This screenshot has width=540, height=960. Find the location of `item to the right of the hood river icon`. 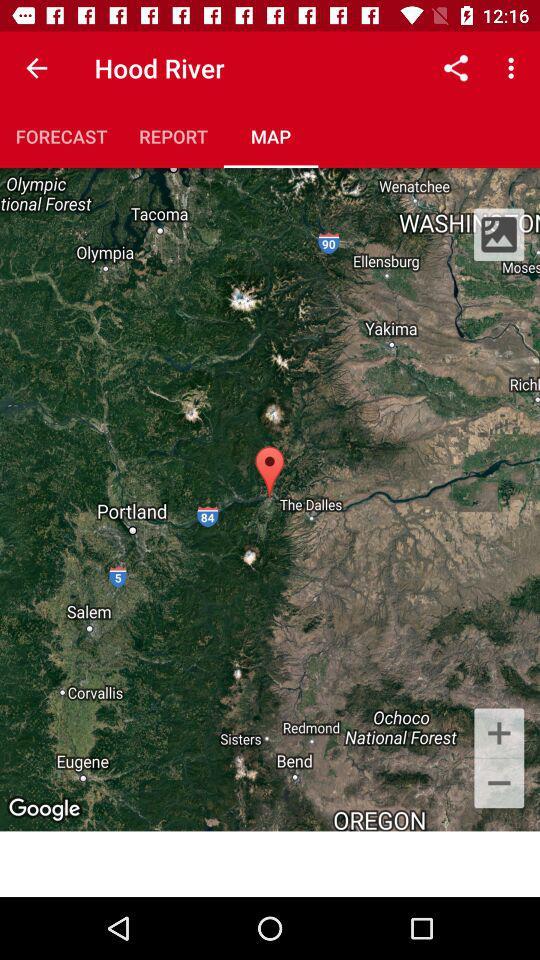

item to the right of the hood river icon is located at coordinates (455, 68).